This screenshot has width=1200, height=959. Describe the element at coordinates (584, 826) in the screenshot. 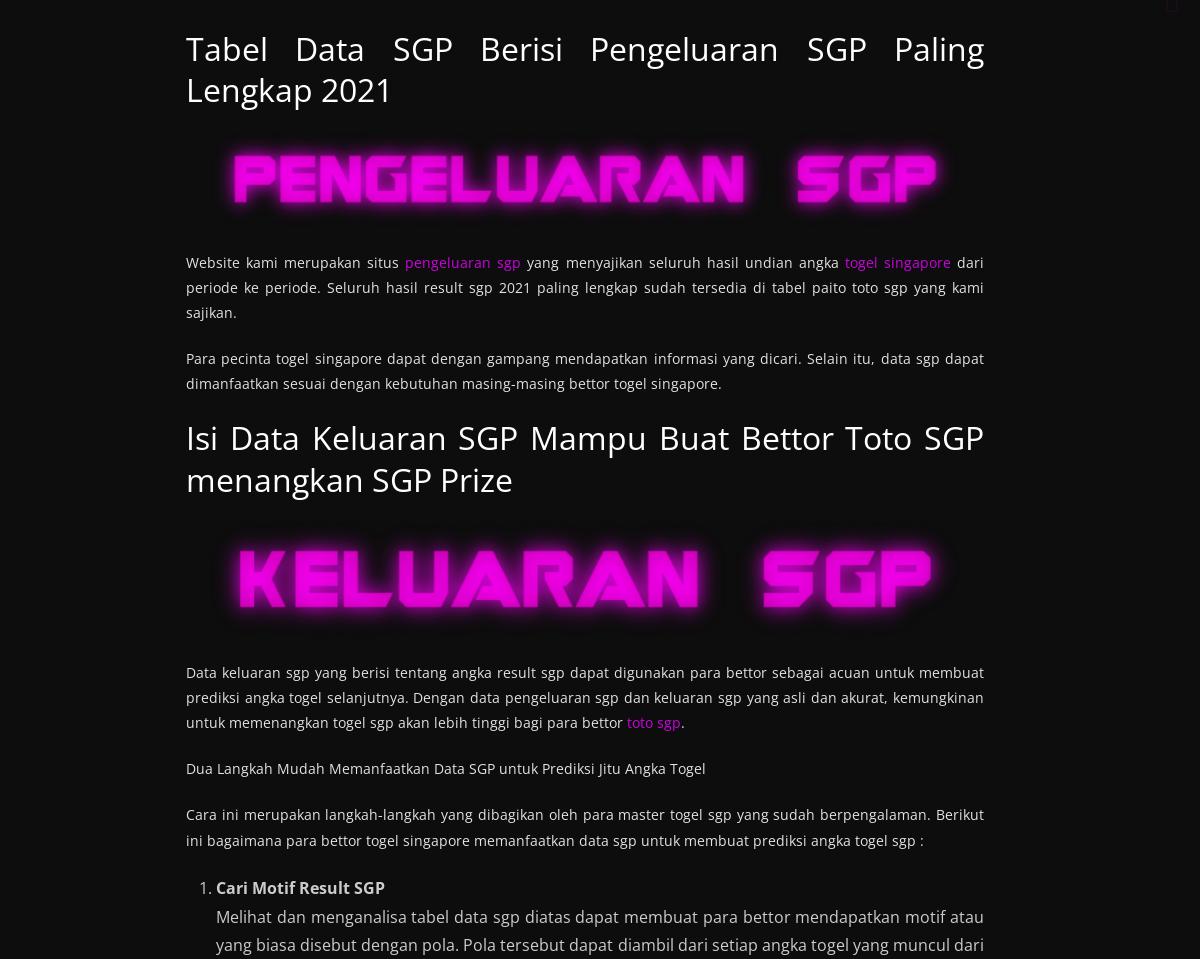

I see `'Cara ini merupakan langkah-langkah yang dibagikan oleh para master togel sgp yang sudah berpengalaman. Berikut ini bagaimana para bettor togel singapore memanfaatkan data sgp untuk membuat prediksi angka togel sgp :'` at that location.